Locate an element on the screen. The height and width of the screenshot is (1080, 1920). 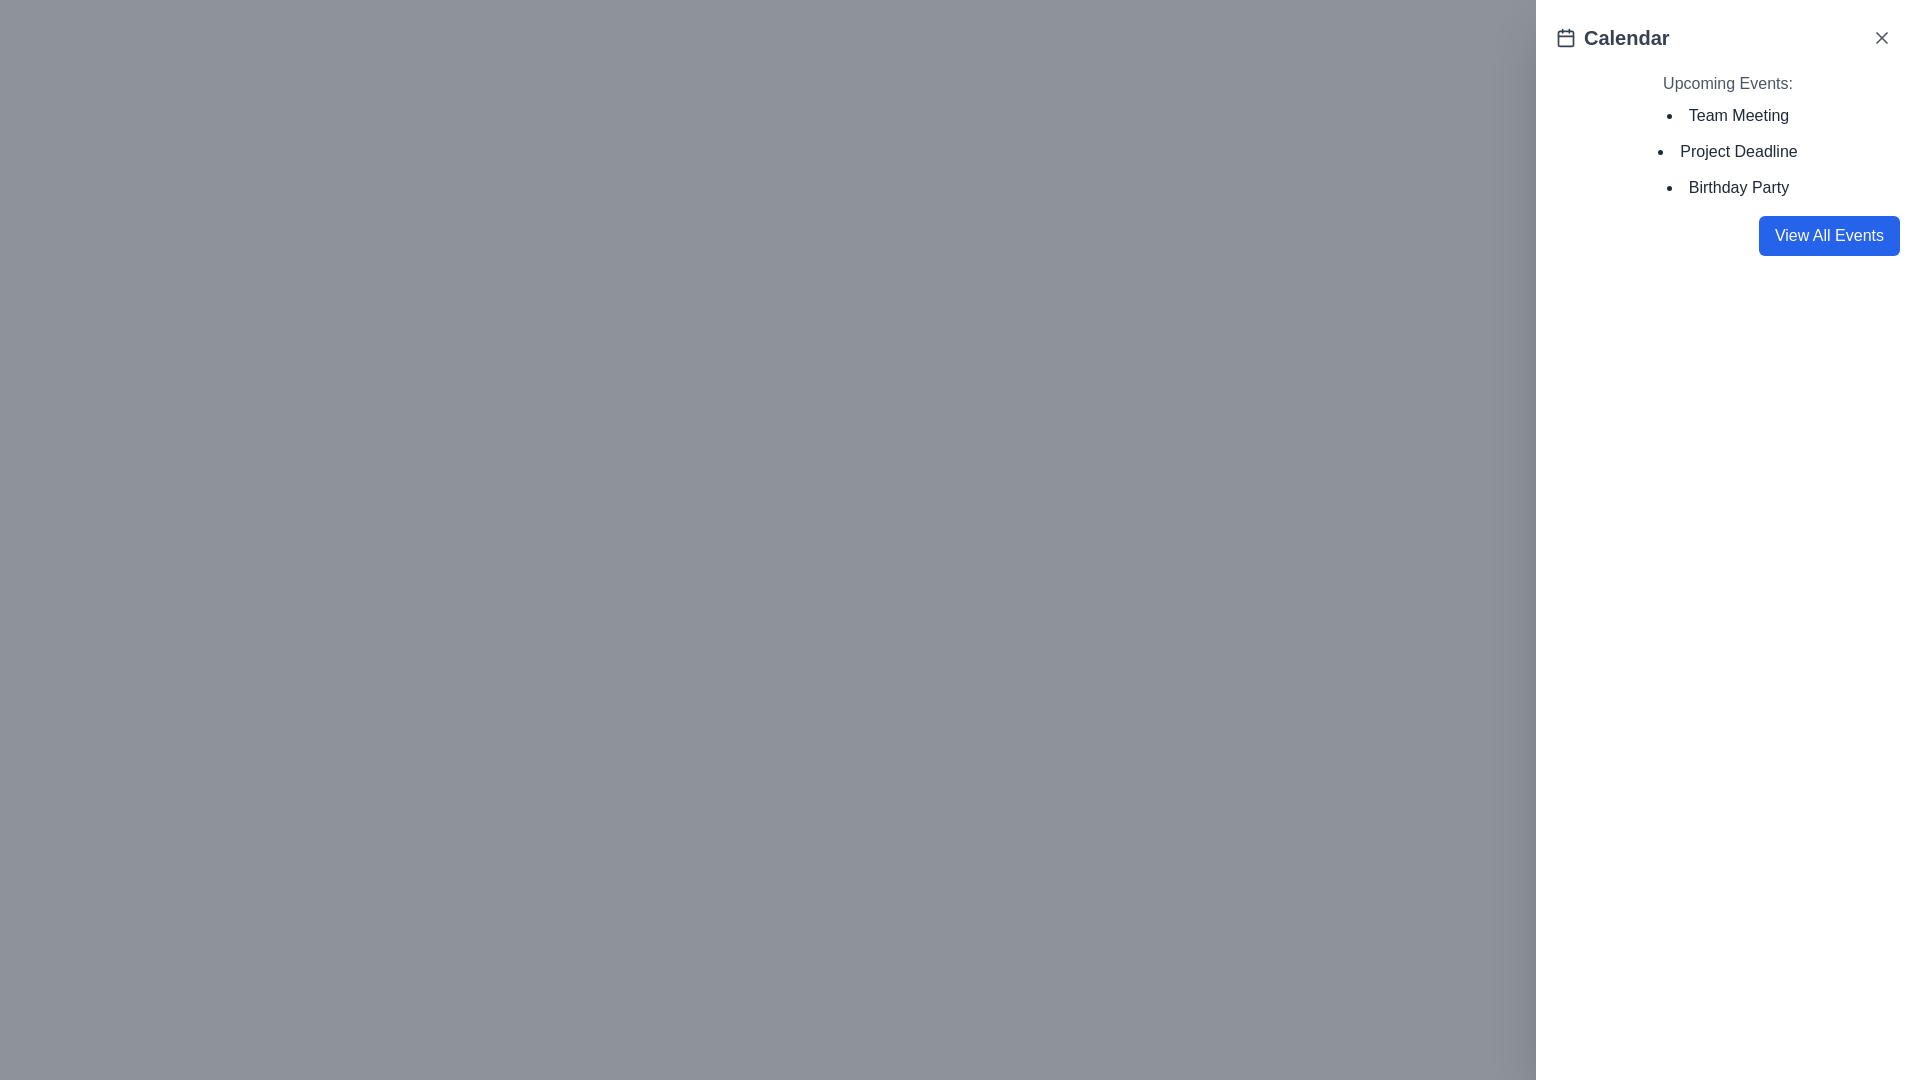
information displayed in the 'Team Meeting' text label, which is styled in dark gray and is the first item under the 'Upcoming Events' heading in the calendar interface is located at coordinates (1727, 115).